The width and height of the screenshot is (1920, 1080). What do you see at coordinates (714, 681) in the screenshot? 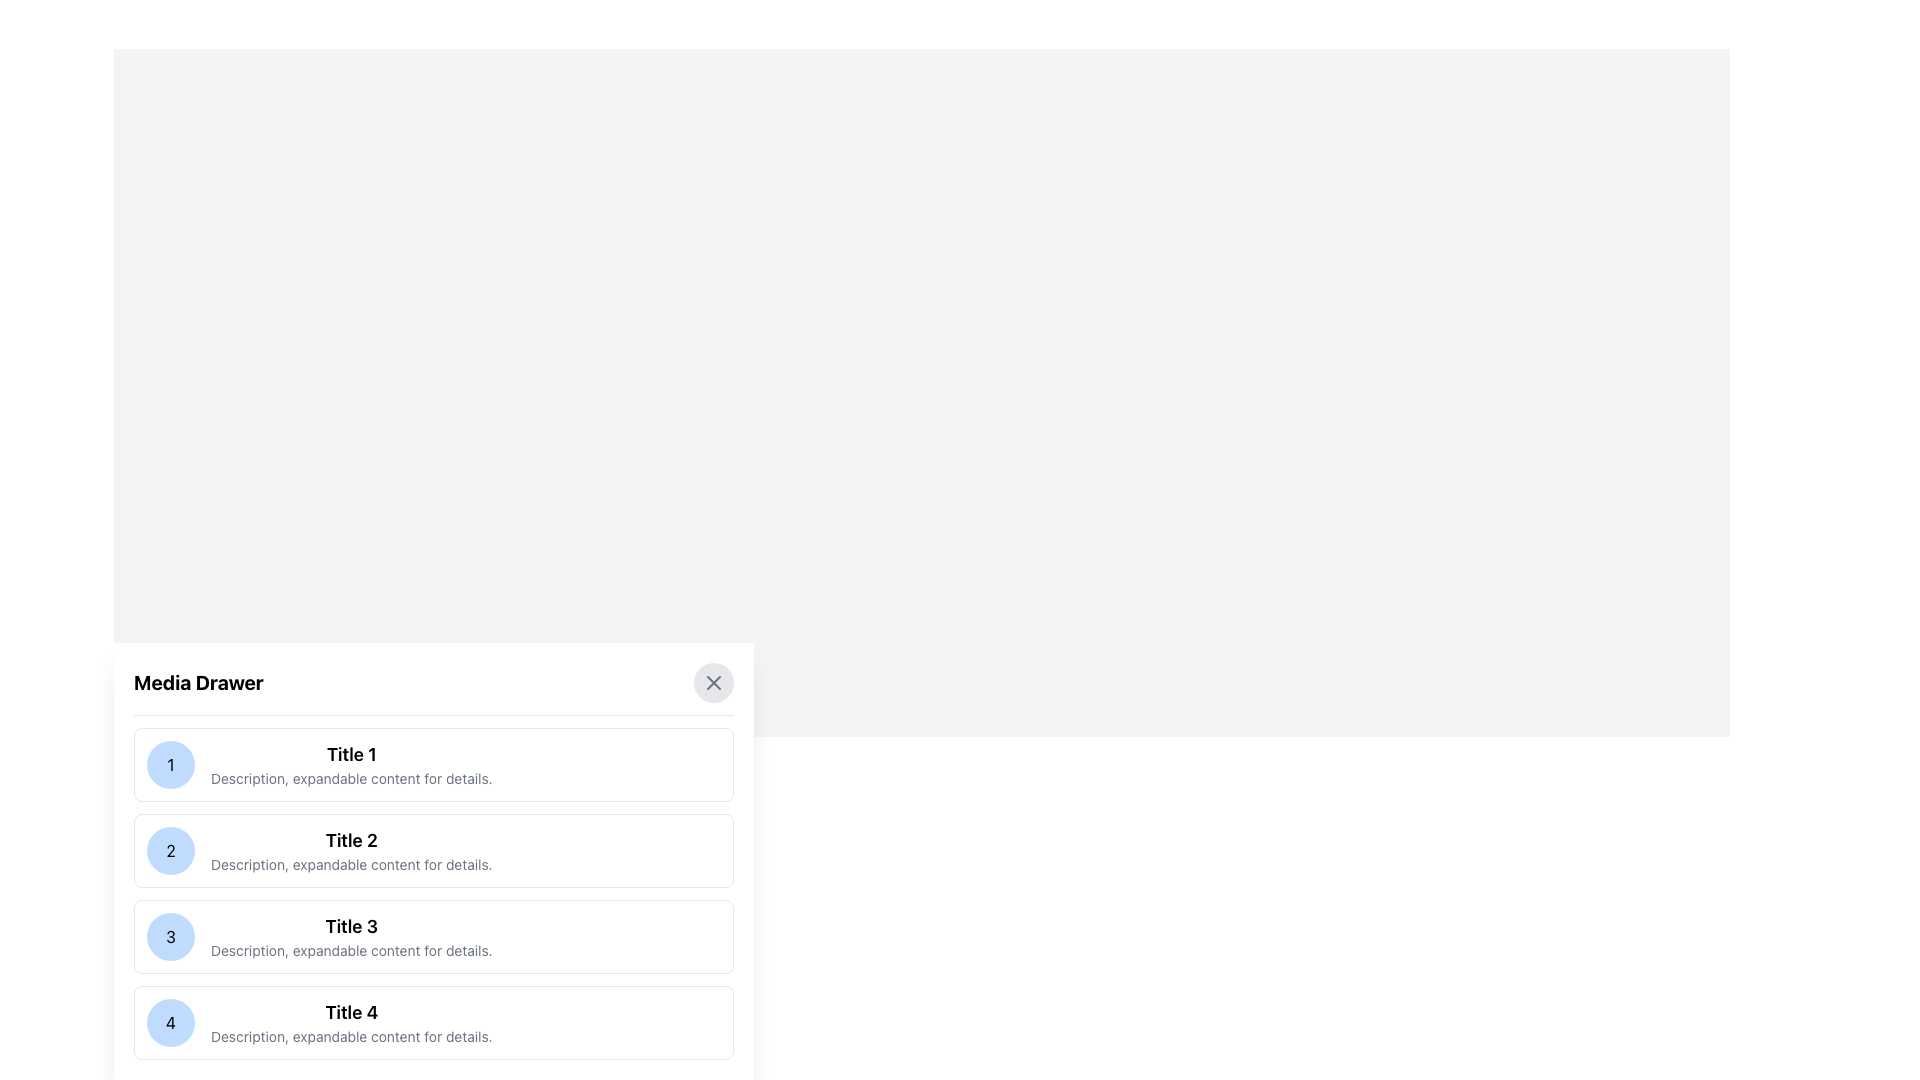
I see `the close button located at the far right of the 'Media Drawer' header bar` at bounding box center [714, 681].